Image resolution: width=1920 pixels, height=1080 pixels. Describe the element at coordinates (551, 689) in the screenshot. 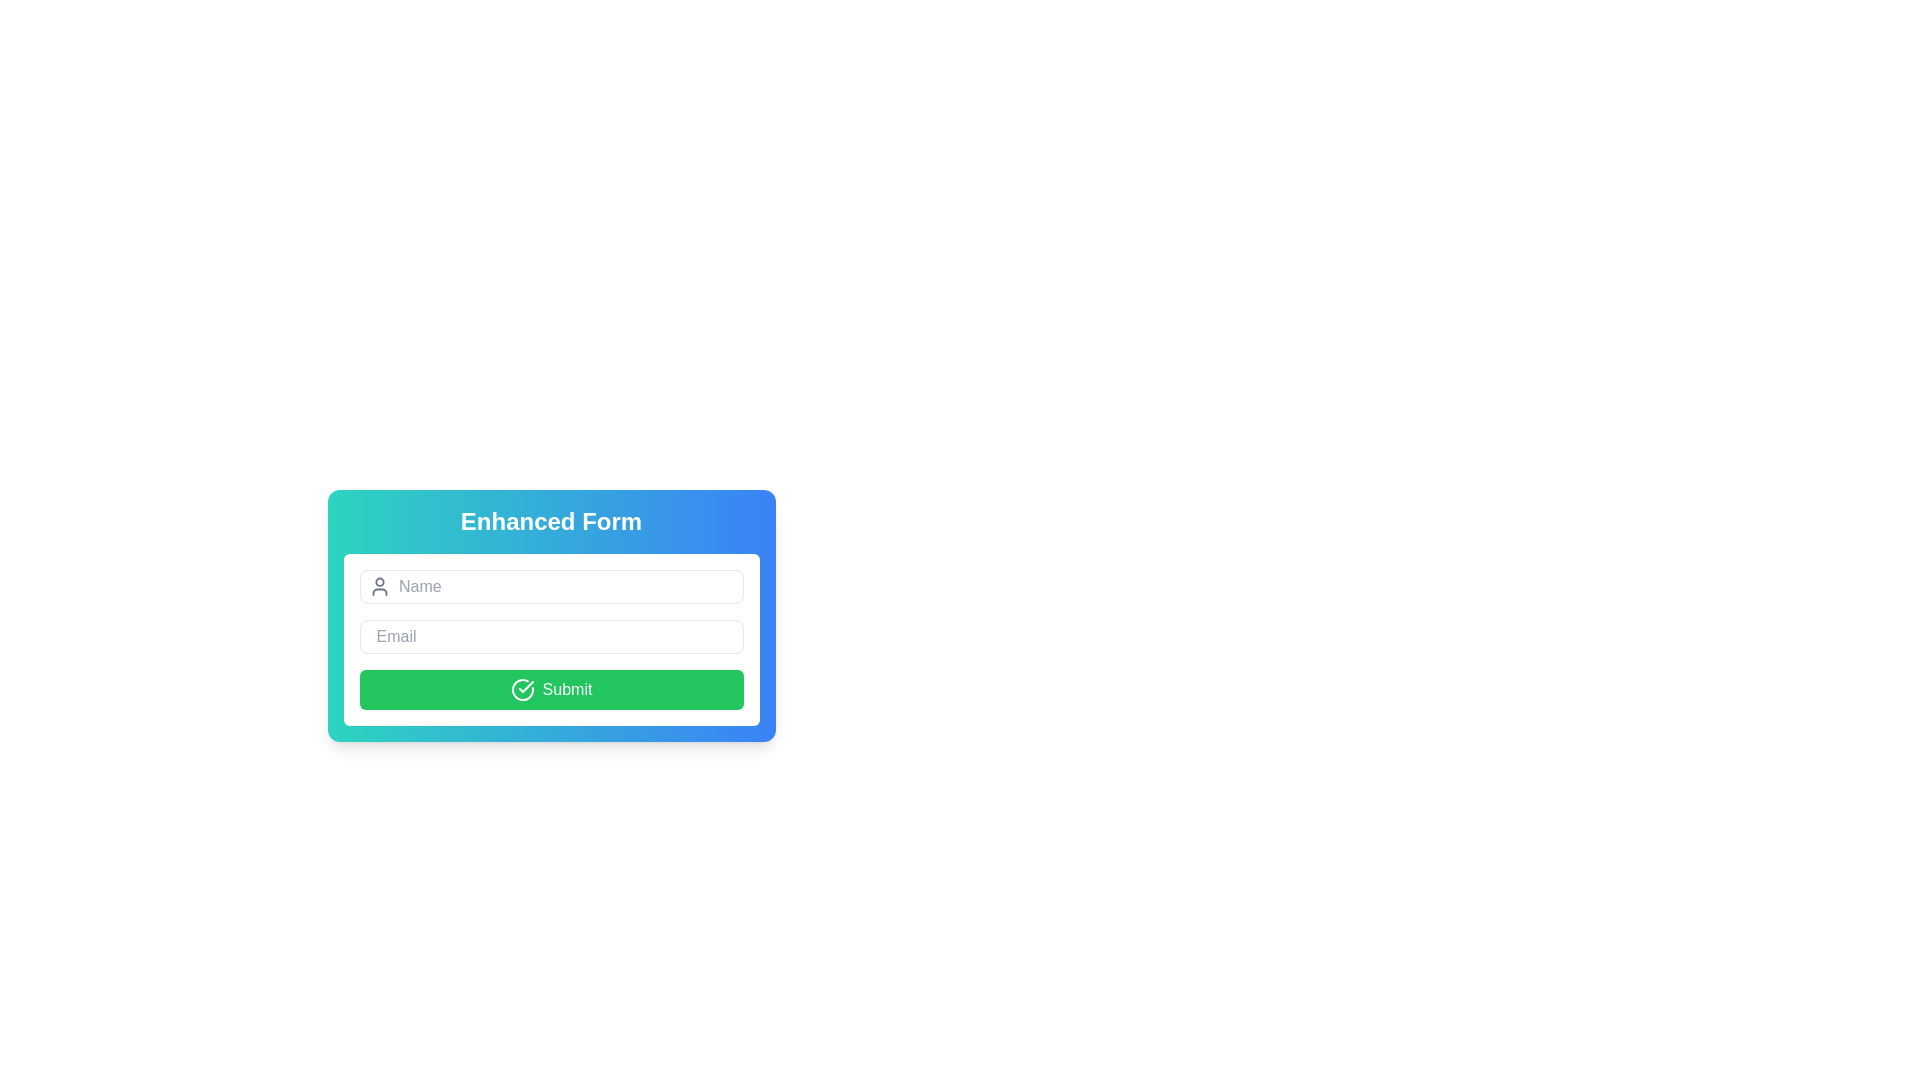

I see `the 'Submit' button, which is a rectangular button with a green background and white text, located at the bottom of the form interface` at that location.